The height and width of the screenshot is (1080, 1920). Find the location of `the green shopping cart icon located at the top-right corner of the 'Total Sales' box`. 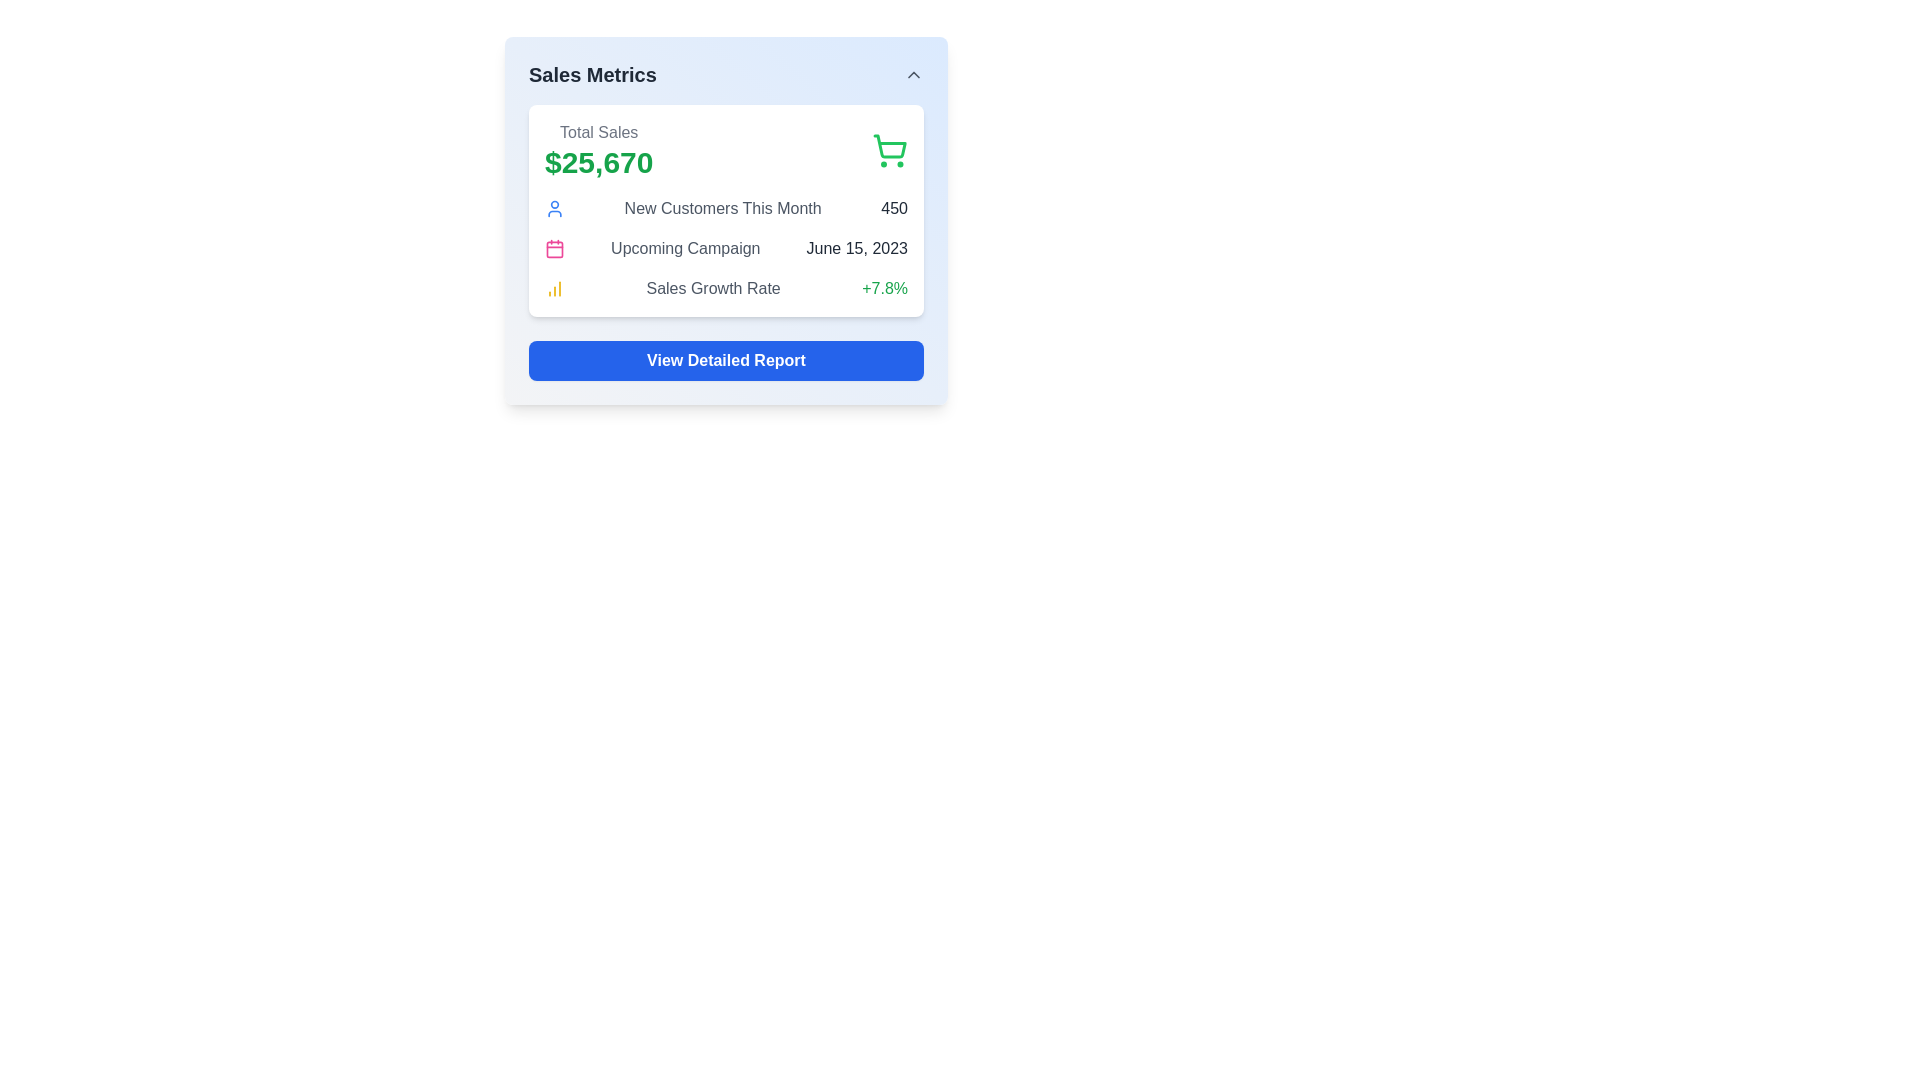

the green shopping cart icon located at the top-right corner of the 'Total Sales' box is located at coordinates (888, 149).